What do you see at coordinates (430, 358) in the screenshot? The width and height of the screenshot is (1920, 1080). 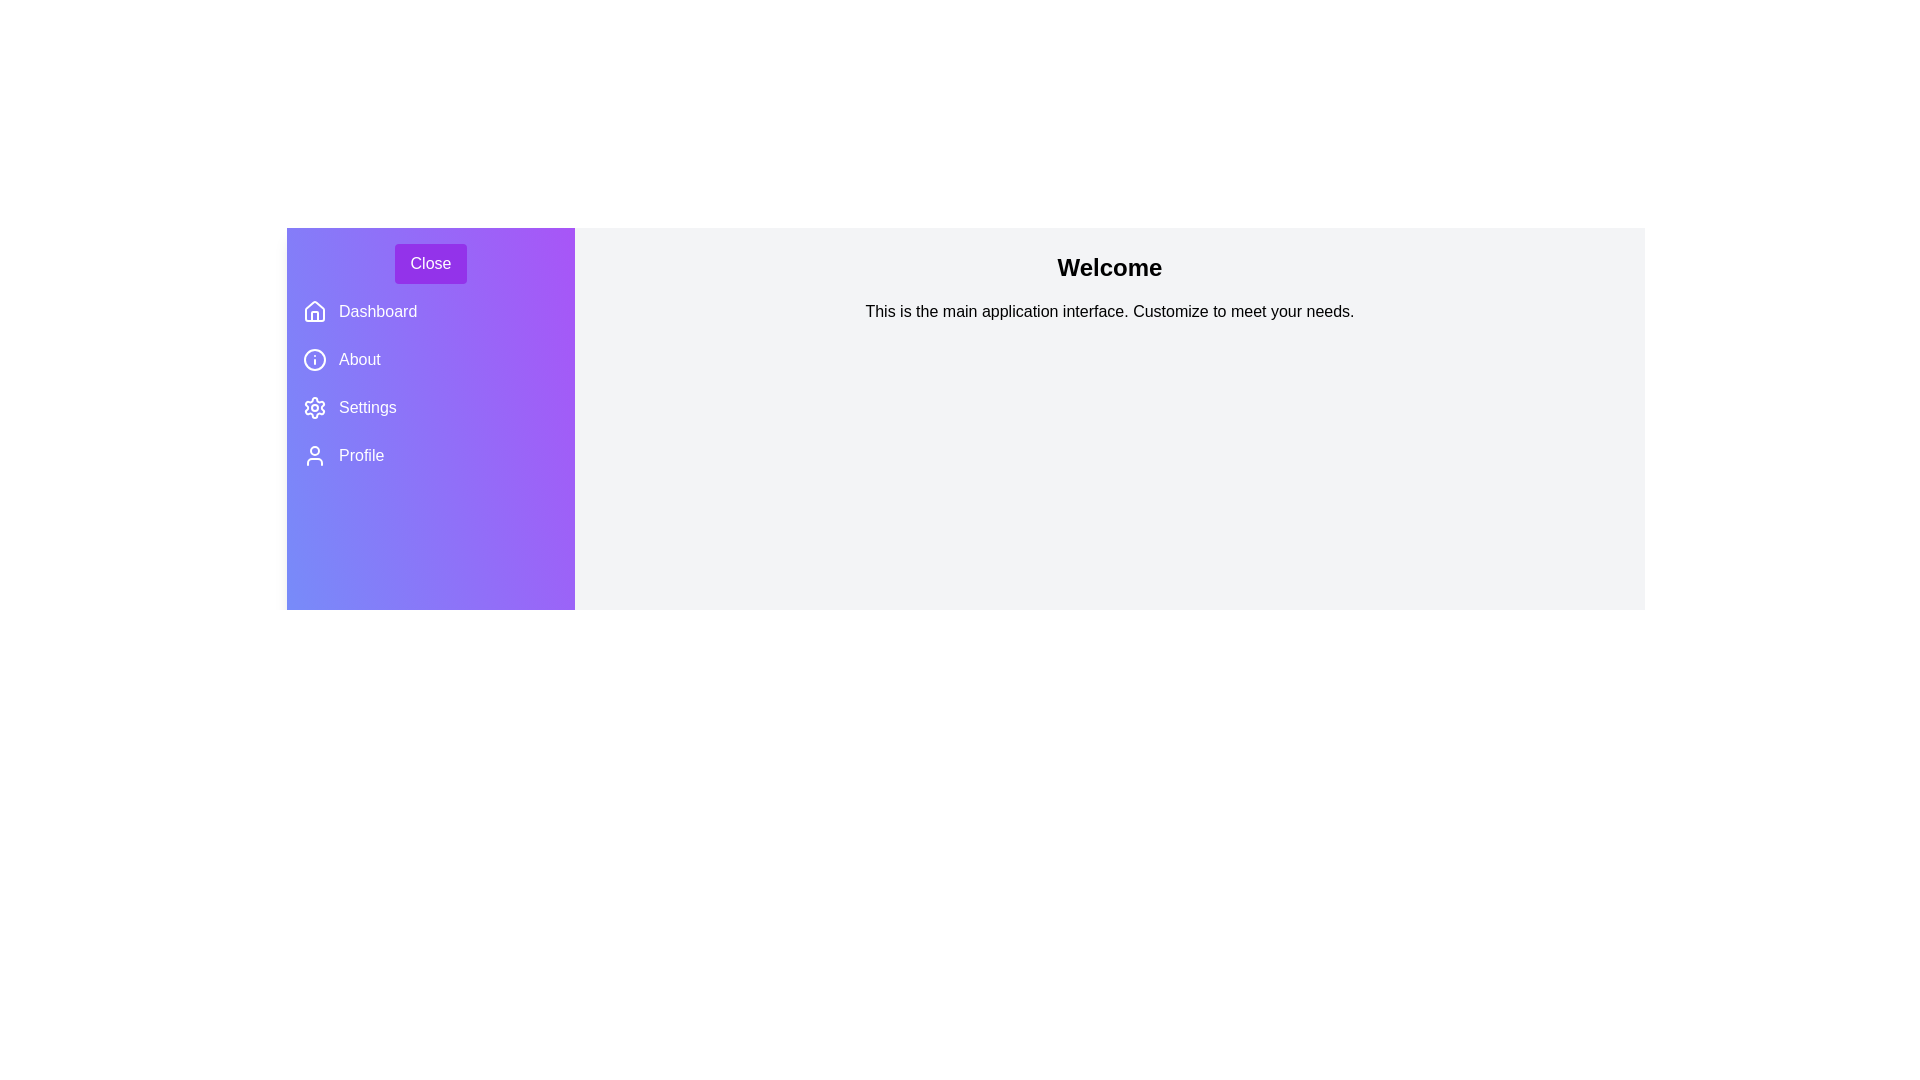 I see `the 'About' menu item` at bounding box center [430, 358].